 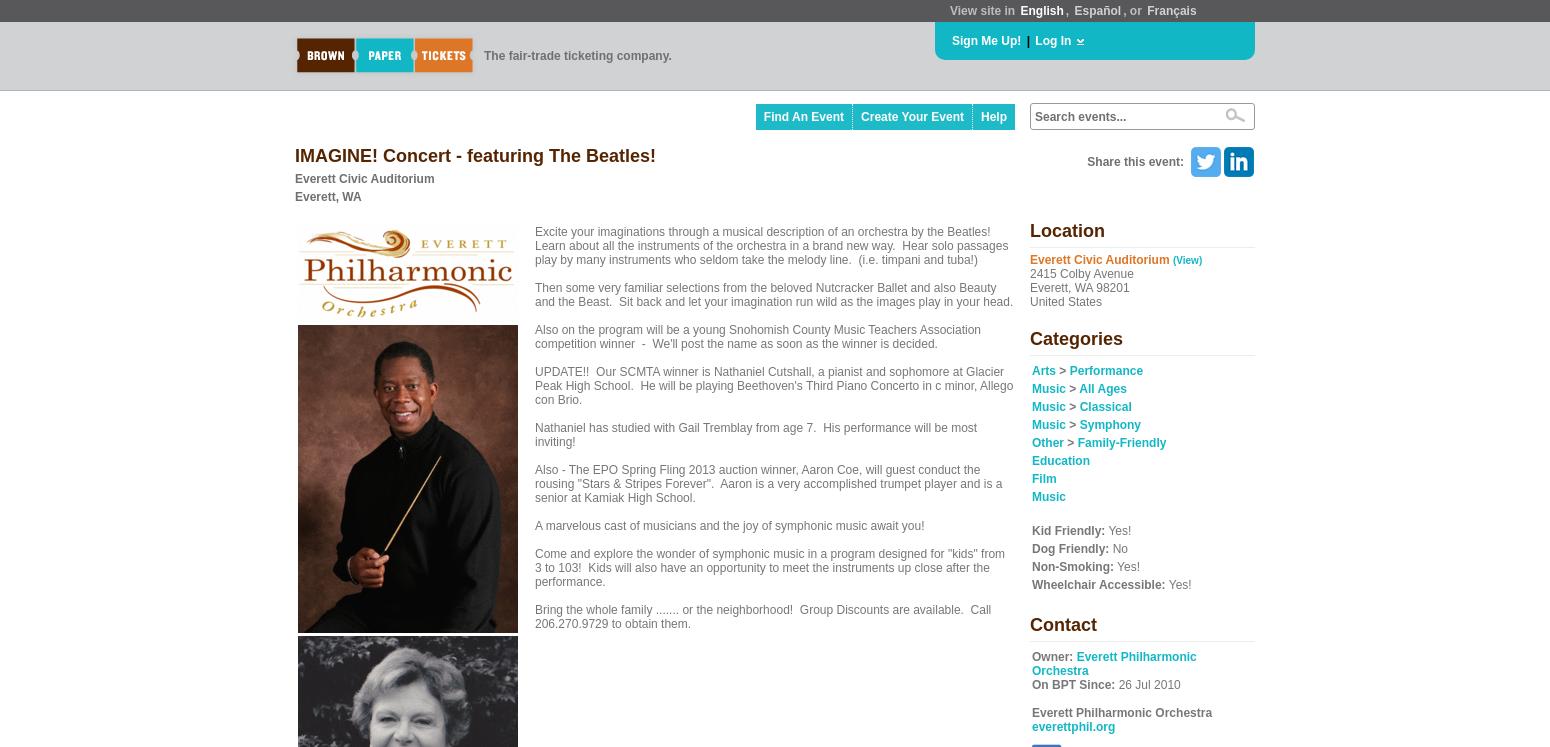 What do you see at coordinates (1065, 301) in the screenshot?
I see `'United States'` at bounding box center [1065, 301].